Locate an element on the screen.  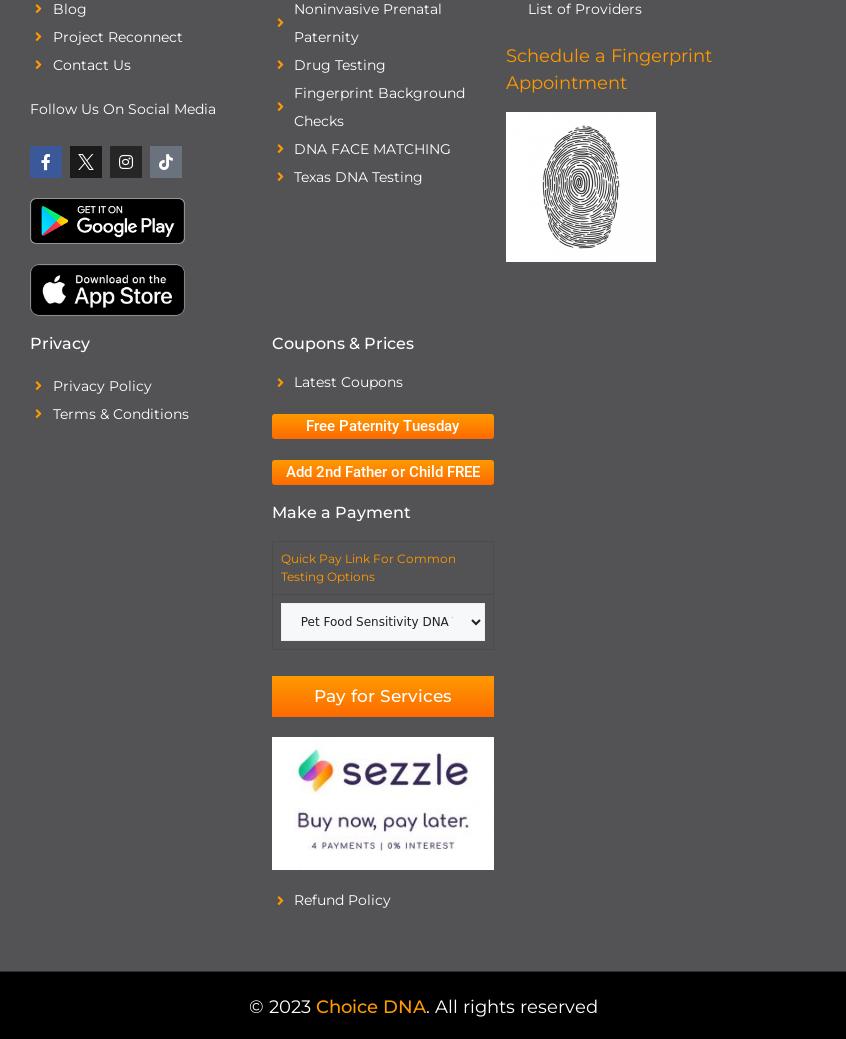
'Pay for Services' is located at coordinates (381, 693).